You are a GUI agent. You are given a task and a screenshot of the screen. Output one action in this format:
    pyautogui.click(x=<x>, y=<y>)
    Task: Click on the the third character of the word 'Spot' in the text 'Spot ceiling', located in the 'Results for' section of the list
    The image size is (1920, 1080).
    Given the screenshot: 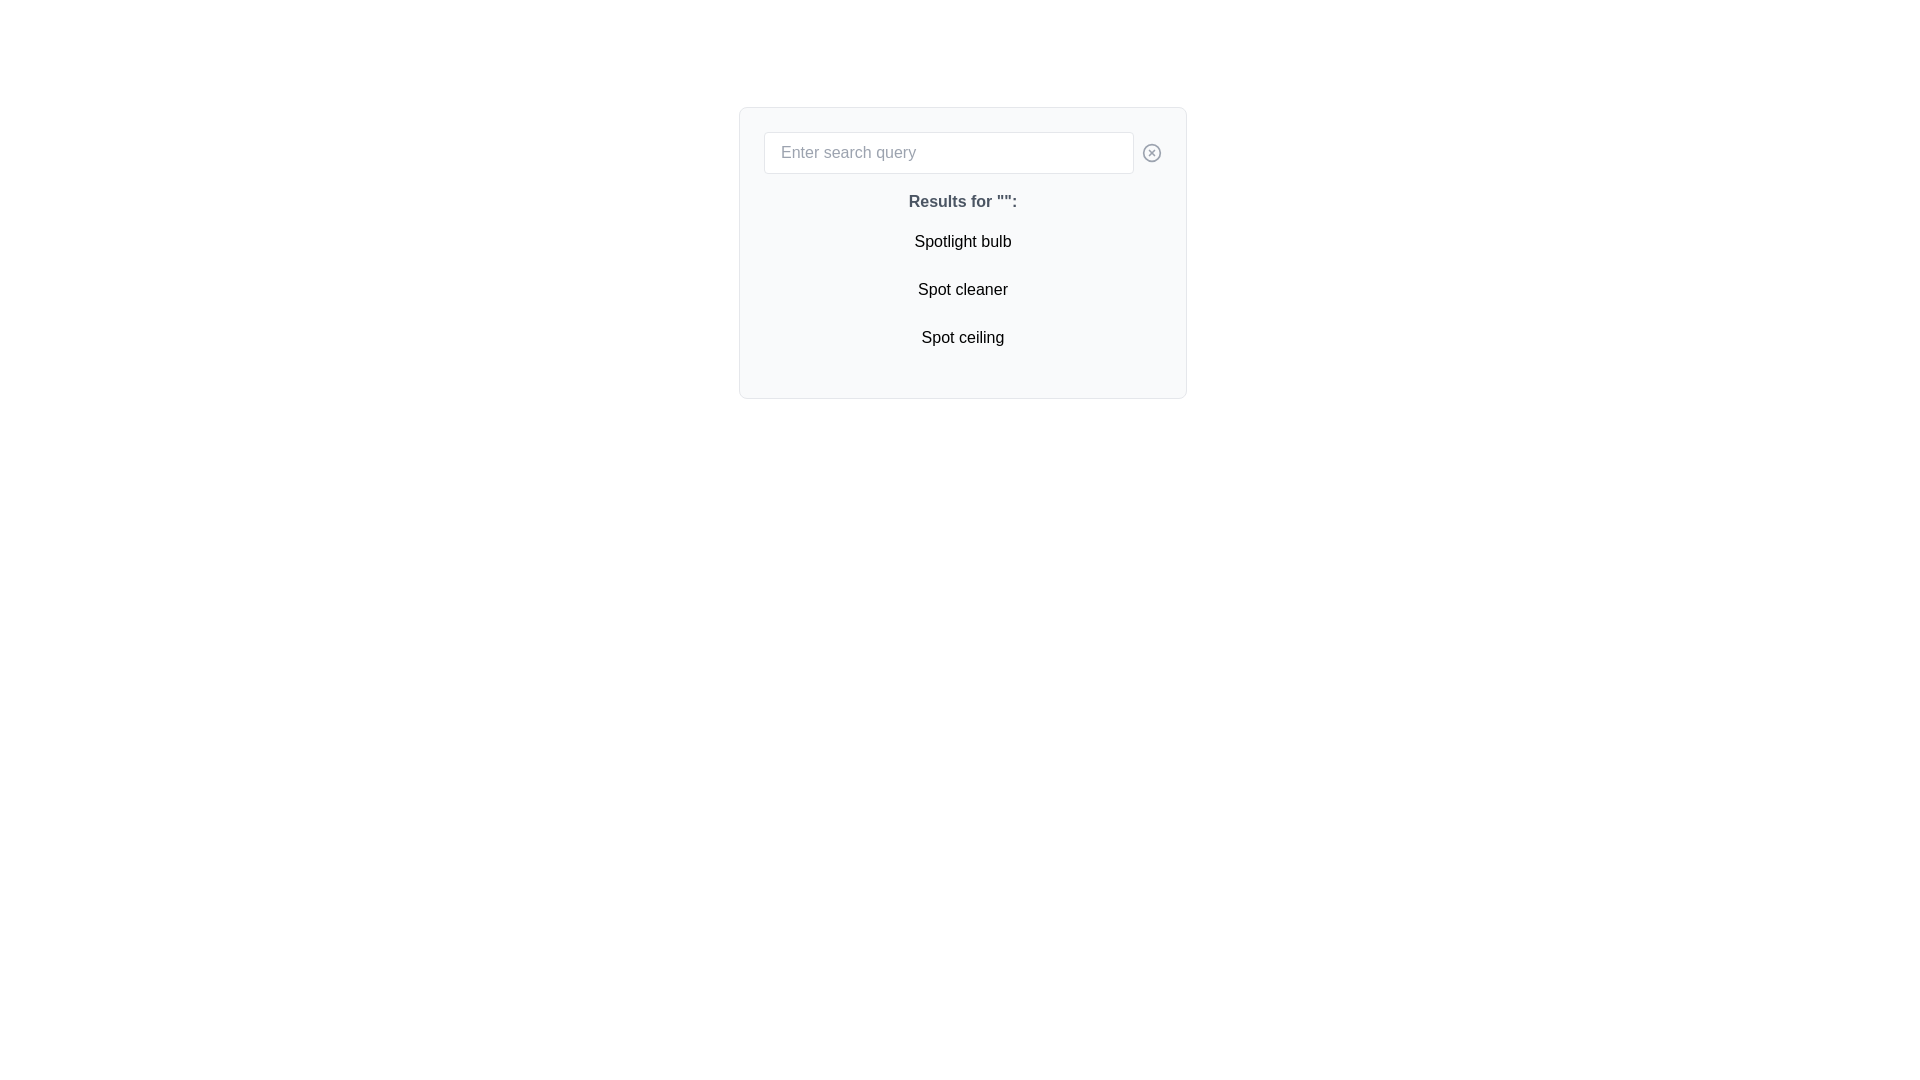 What is the action you would take?
    pyautogui.click(x=935, y=336)
    